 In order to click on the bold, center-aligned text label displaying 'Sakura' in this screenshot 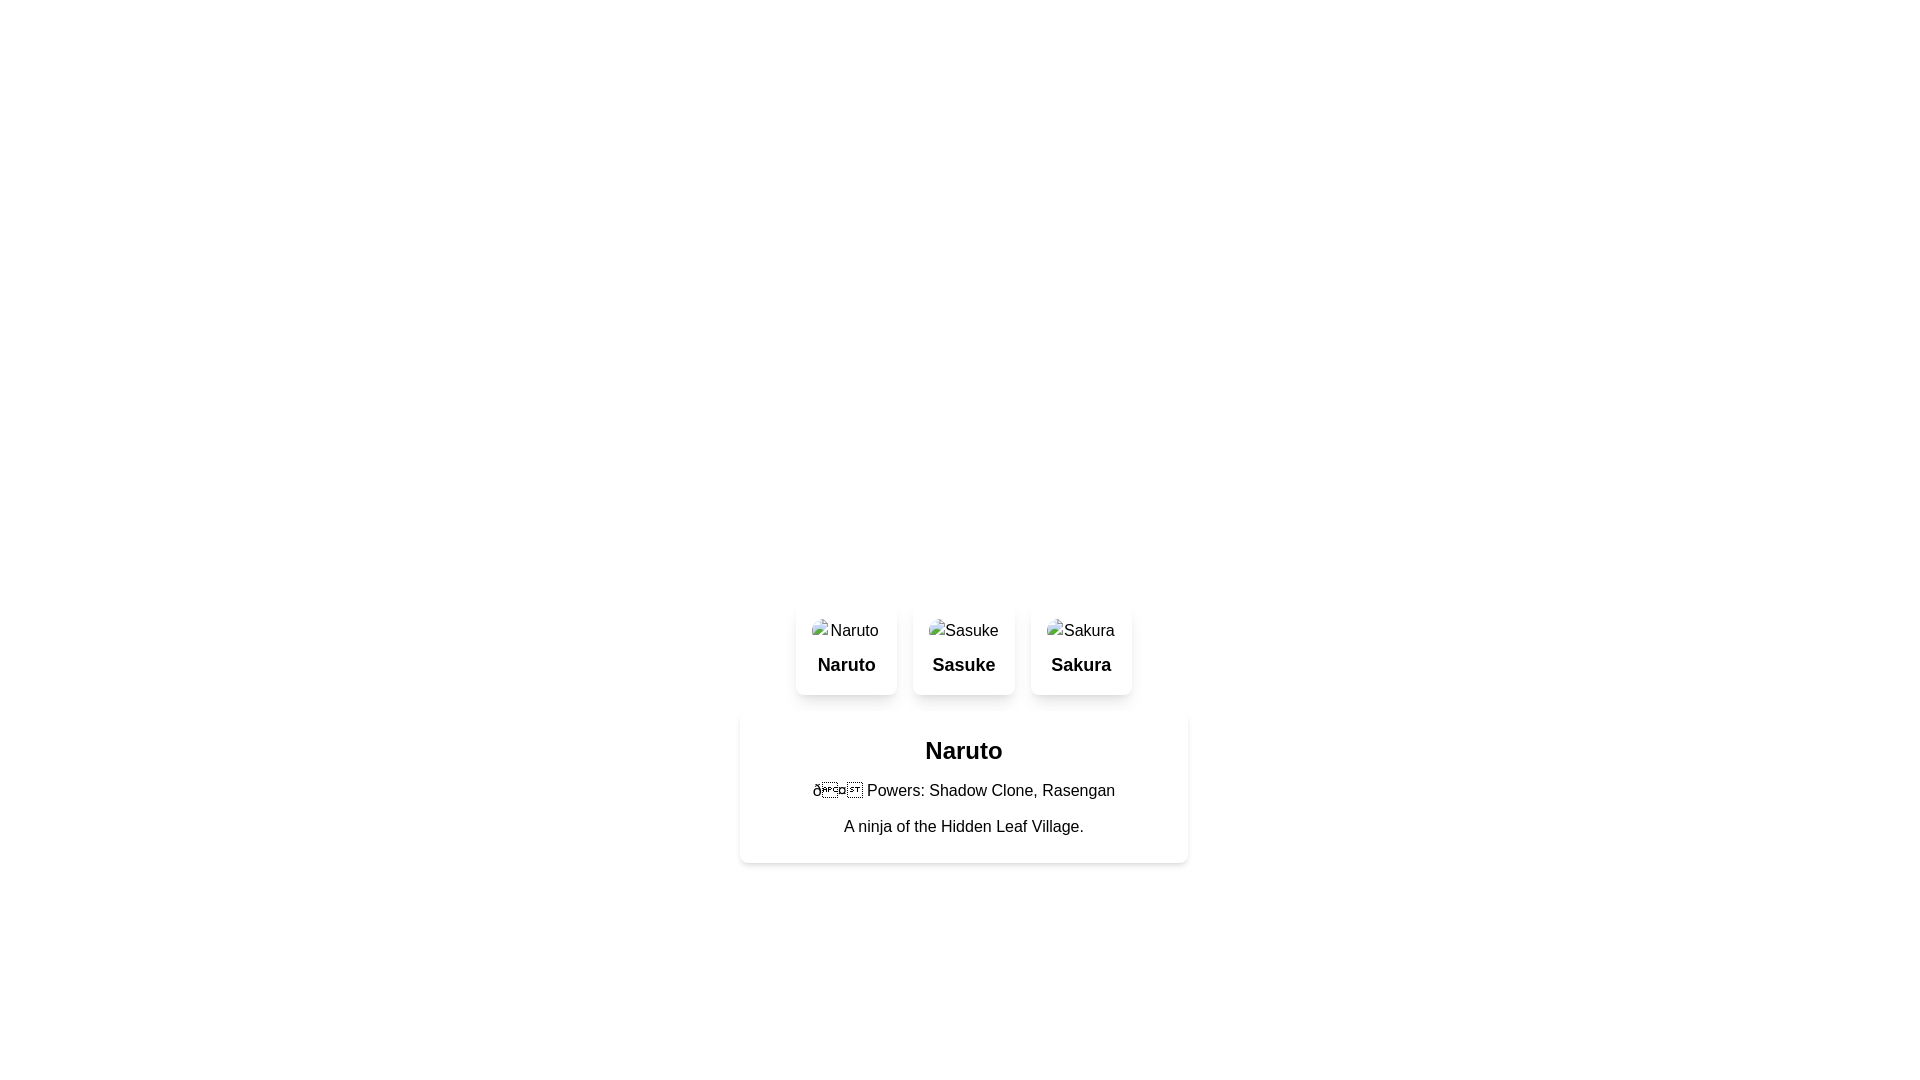, I will do `click(1080, 664)`.